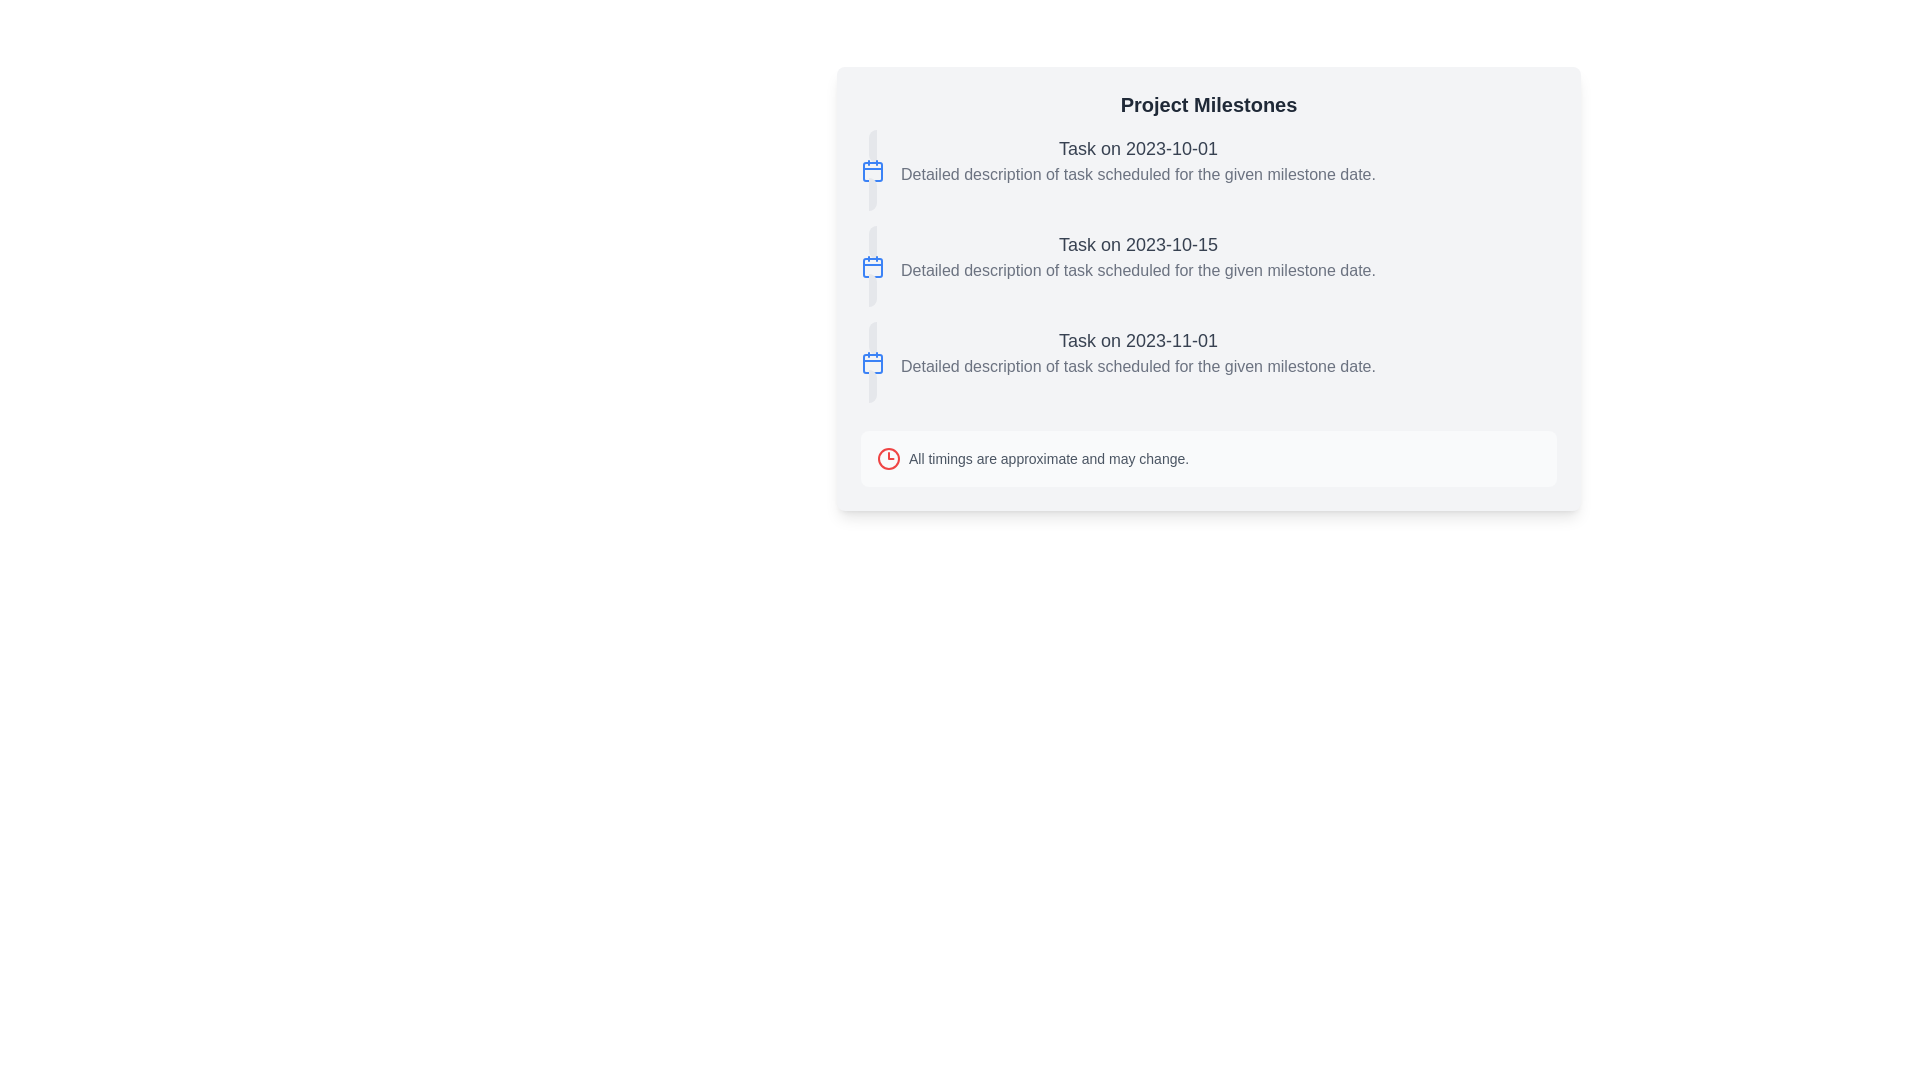  What do you see at coordinates (873, 362) in the screenshot?
I see `calendar icon representing the milestone date '2023-11-01', which is the third icon in a vertical list of similar icons` at bounding box center [873, 362].